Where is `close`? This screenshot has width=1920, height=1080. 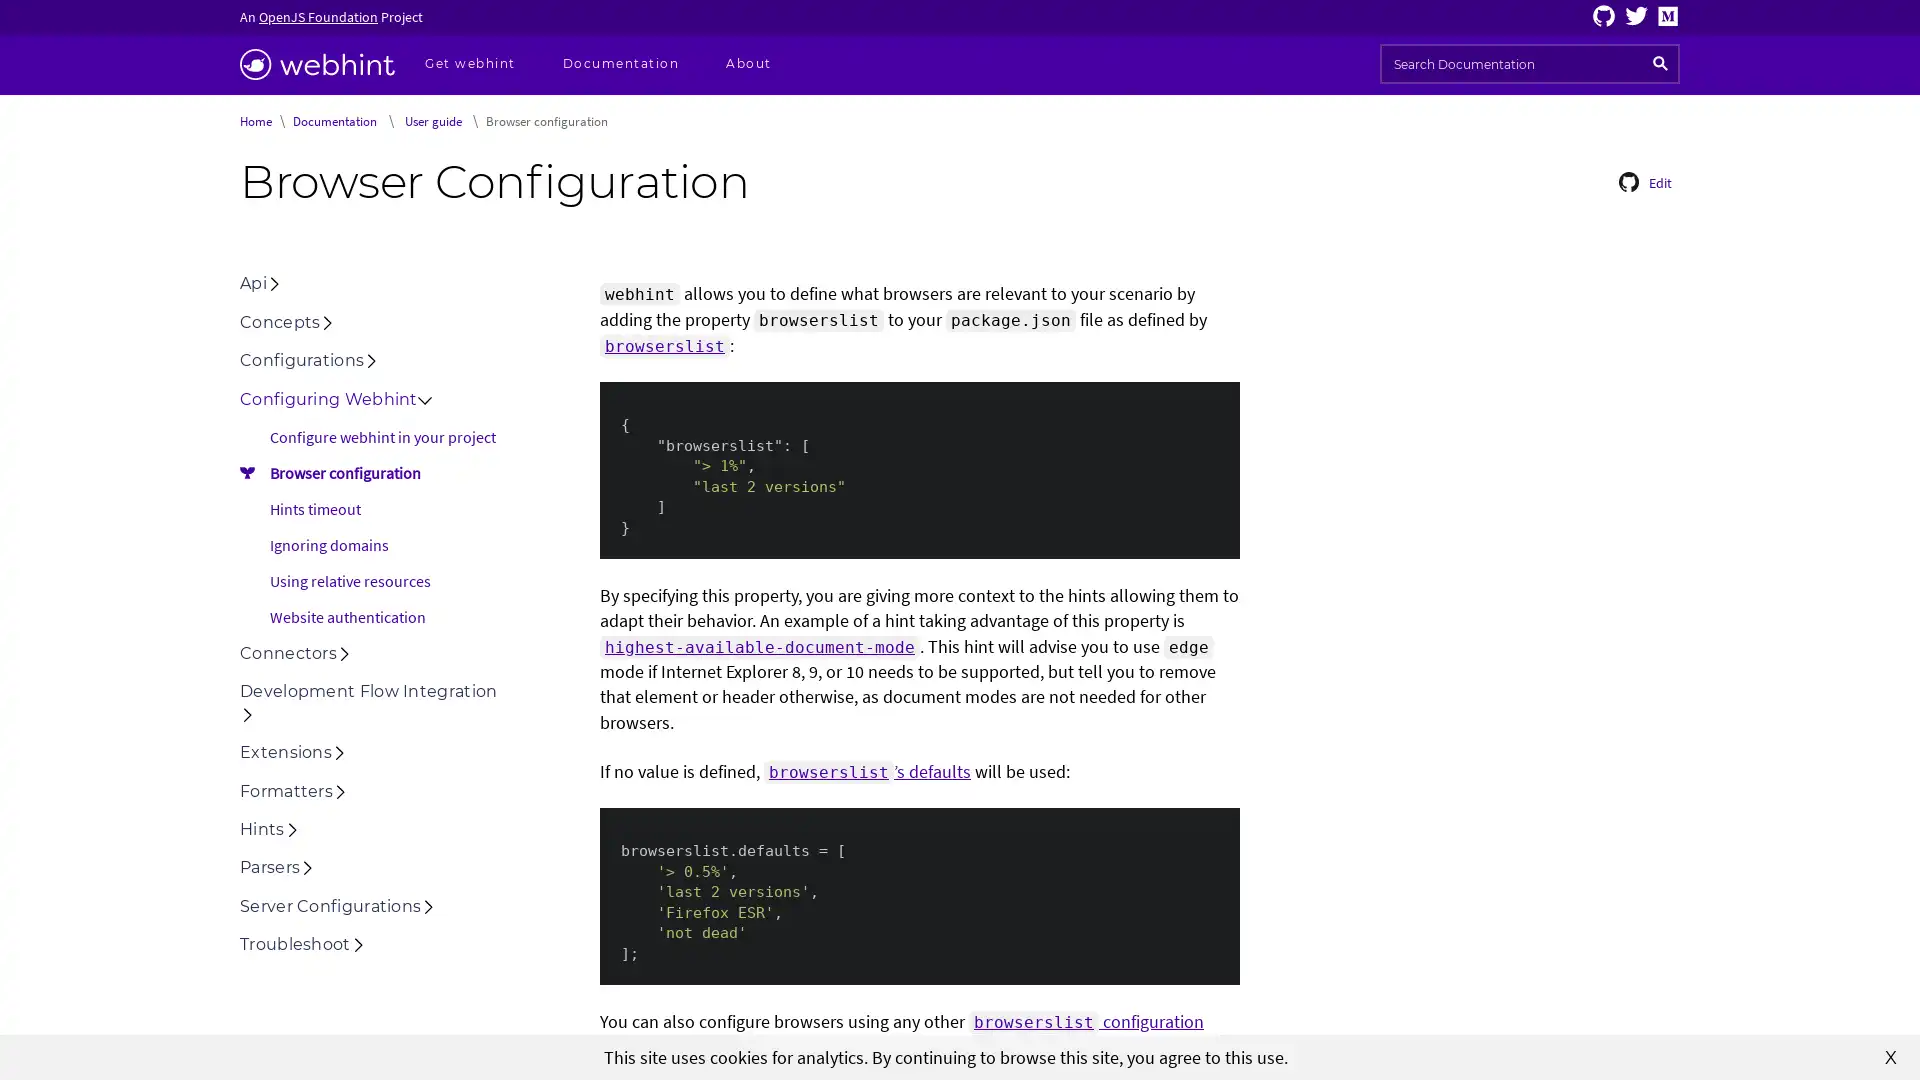
close is located at coordinates (1890, 1055).